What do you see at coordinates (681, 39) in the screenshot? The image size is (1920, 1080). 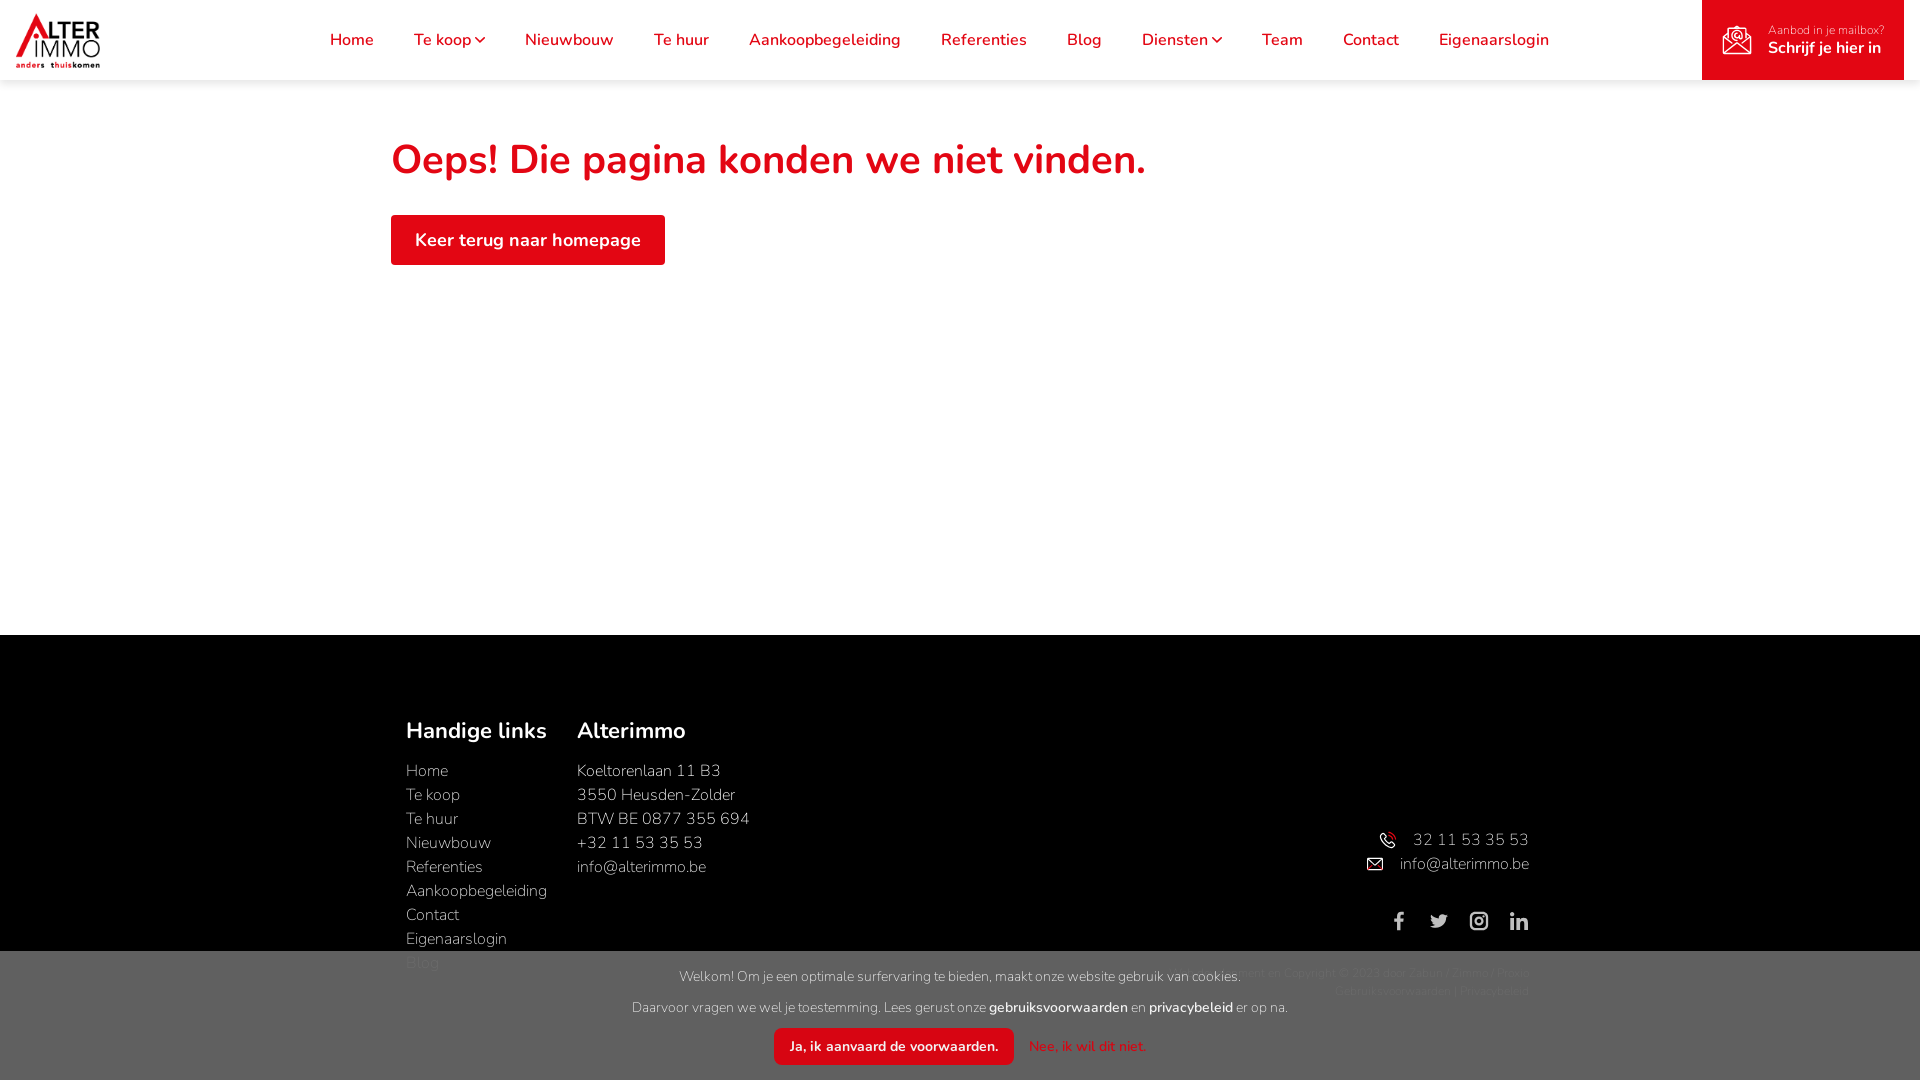 I see `'Te huur'` at bounding box center [681, 39].